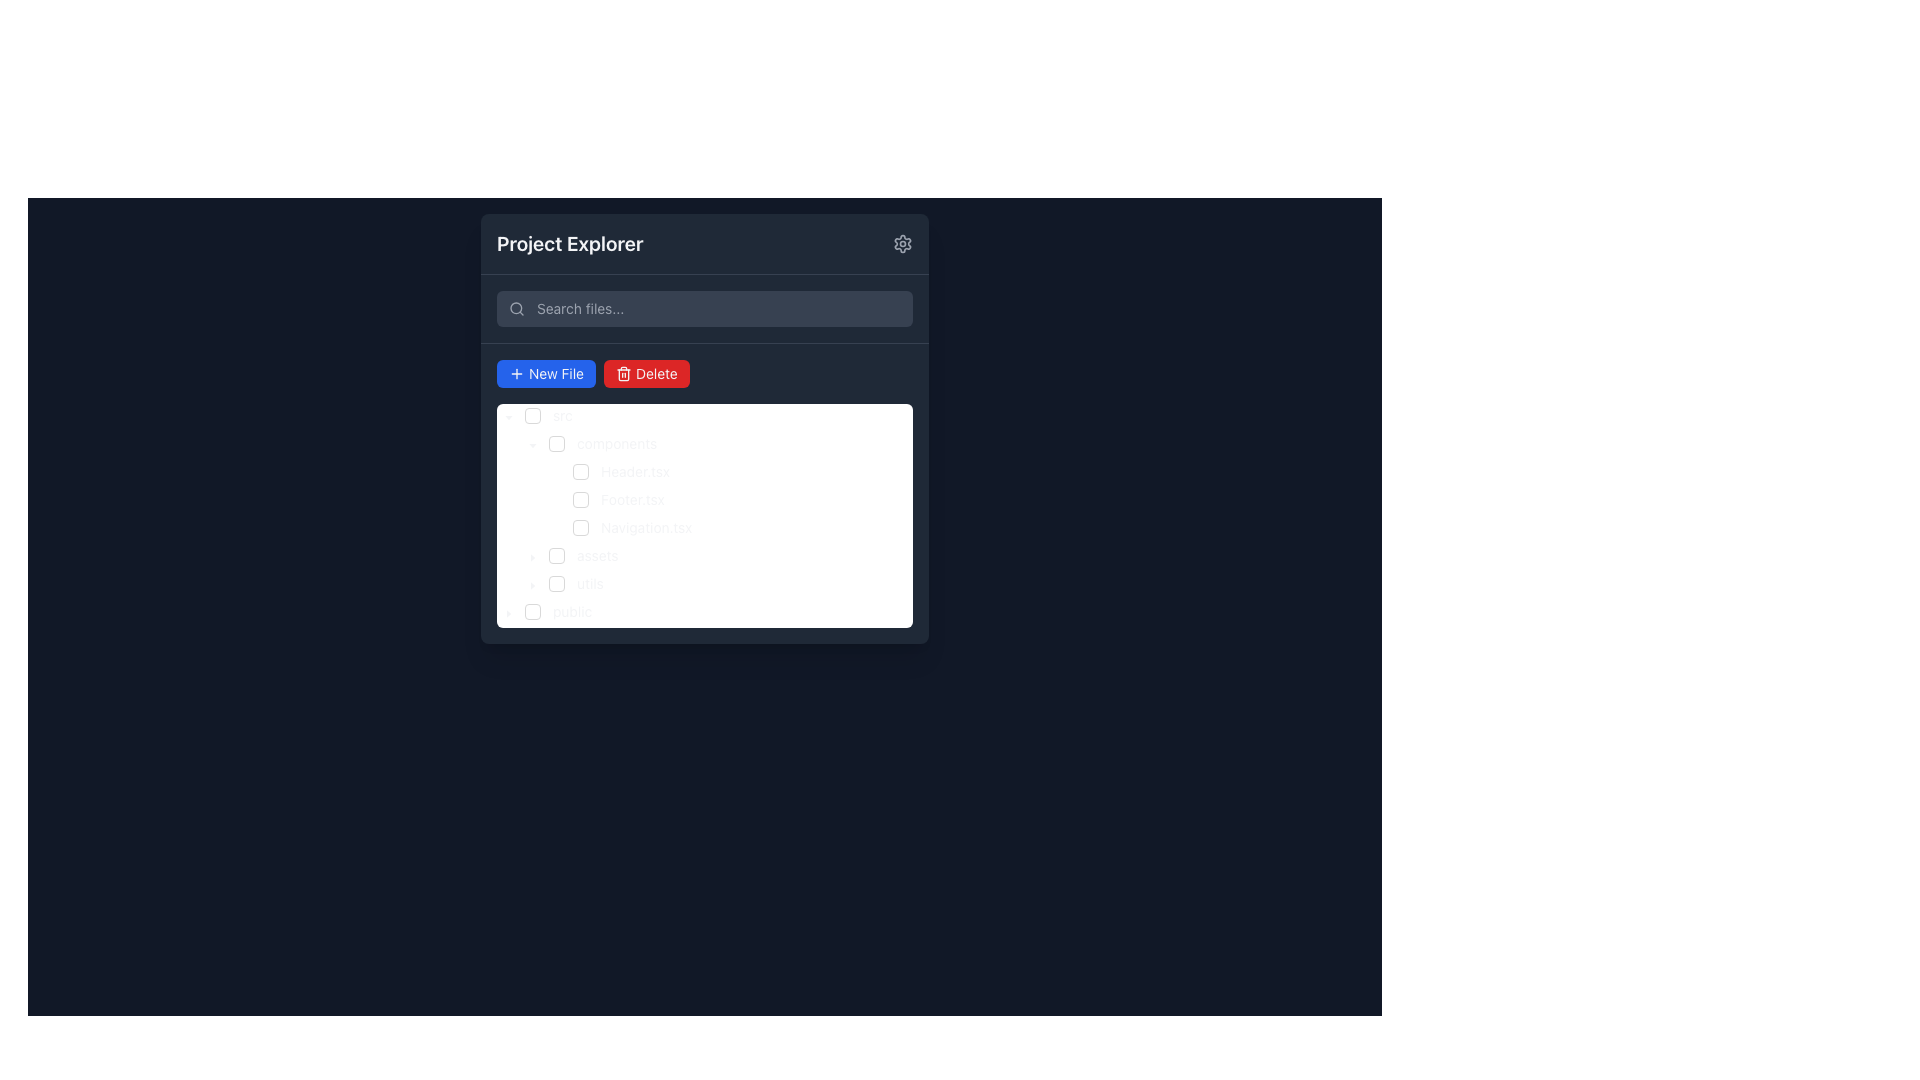 The width and height of the screenshot is (1920, 1080). Describe the element at coordinates (547, 611) in the screenshot. I see `or deselect the checkbox for the seventh Tree view item located below the 'utils' item` at that location.